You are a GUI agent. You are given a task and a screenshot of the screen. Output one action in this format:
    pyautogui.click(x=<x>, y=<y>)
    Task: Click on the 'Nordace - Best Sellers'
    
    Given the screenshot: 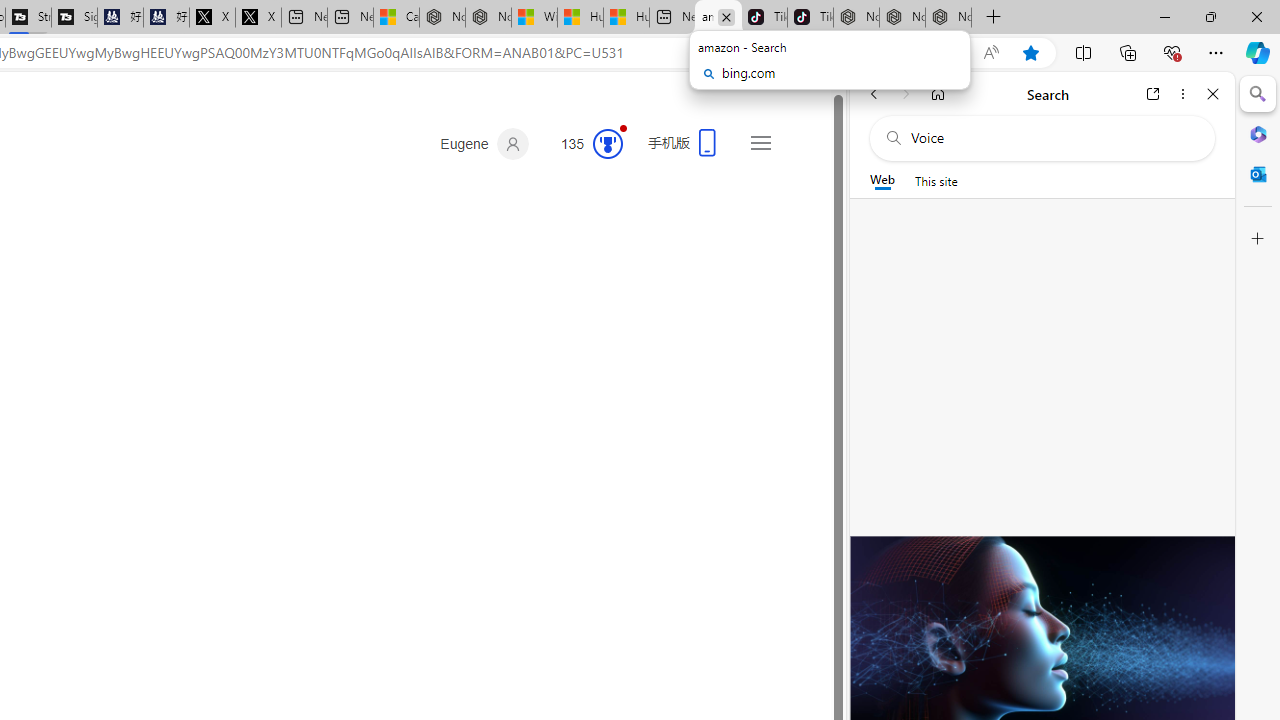 What is the action you would take?
    pyautogui.click(x=856, y=17)
    